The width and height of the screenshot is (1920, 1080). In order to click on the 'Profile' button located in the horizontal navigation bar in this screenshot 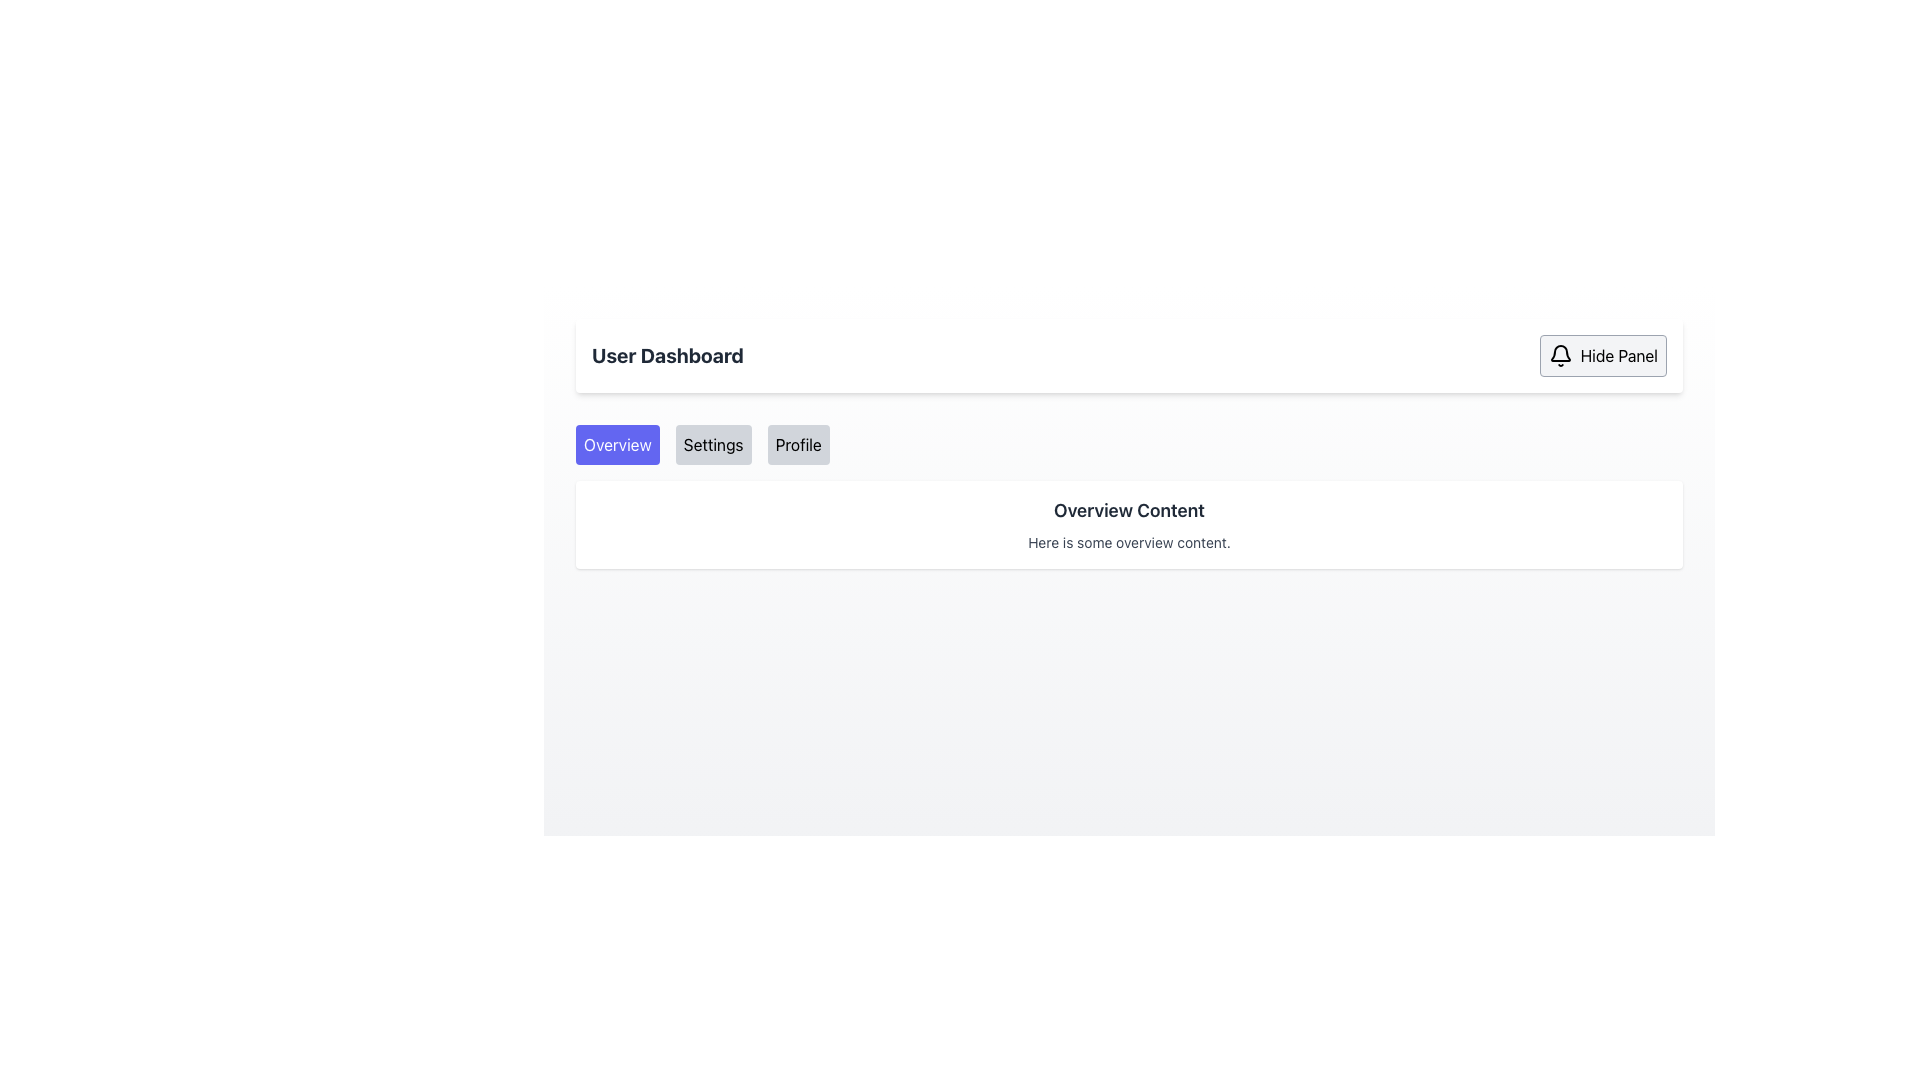, I will do `click(797, 443)`.